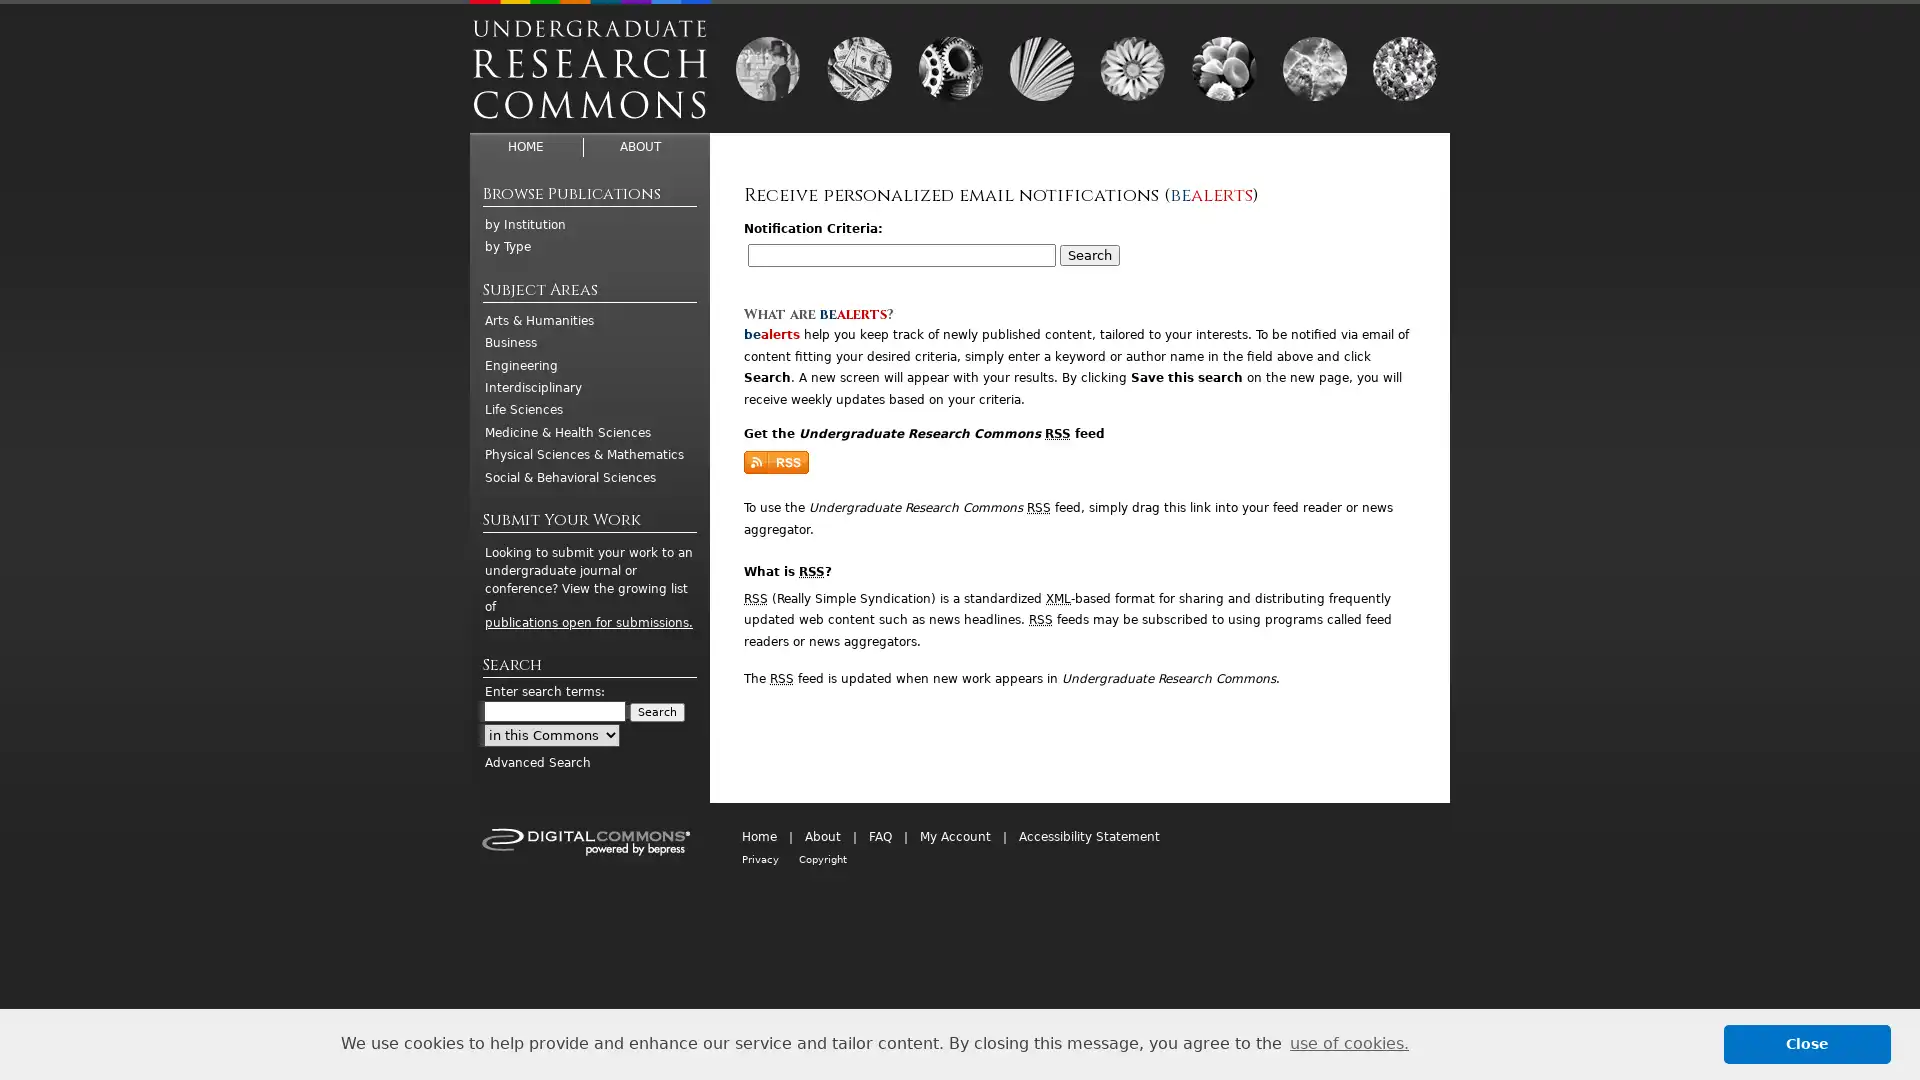 The height and width of the screenshot is (1080, 1920). What do you see at coordinates (657, 711) in the screenshot?
I see `Search` at bounding box center [657, 711].